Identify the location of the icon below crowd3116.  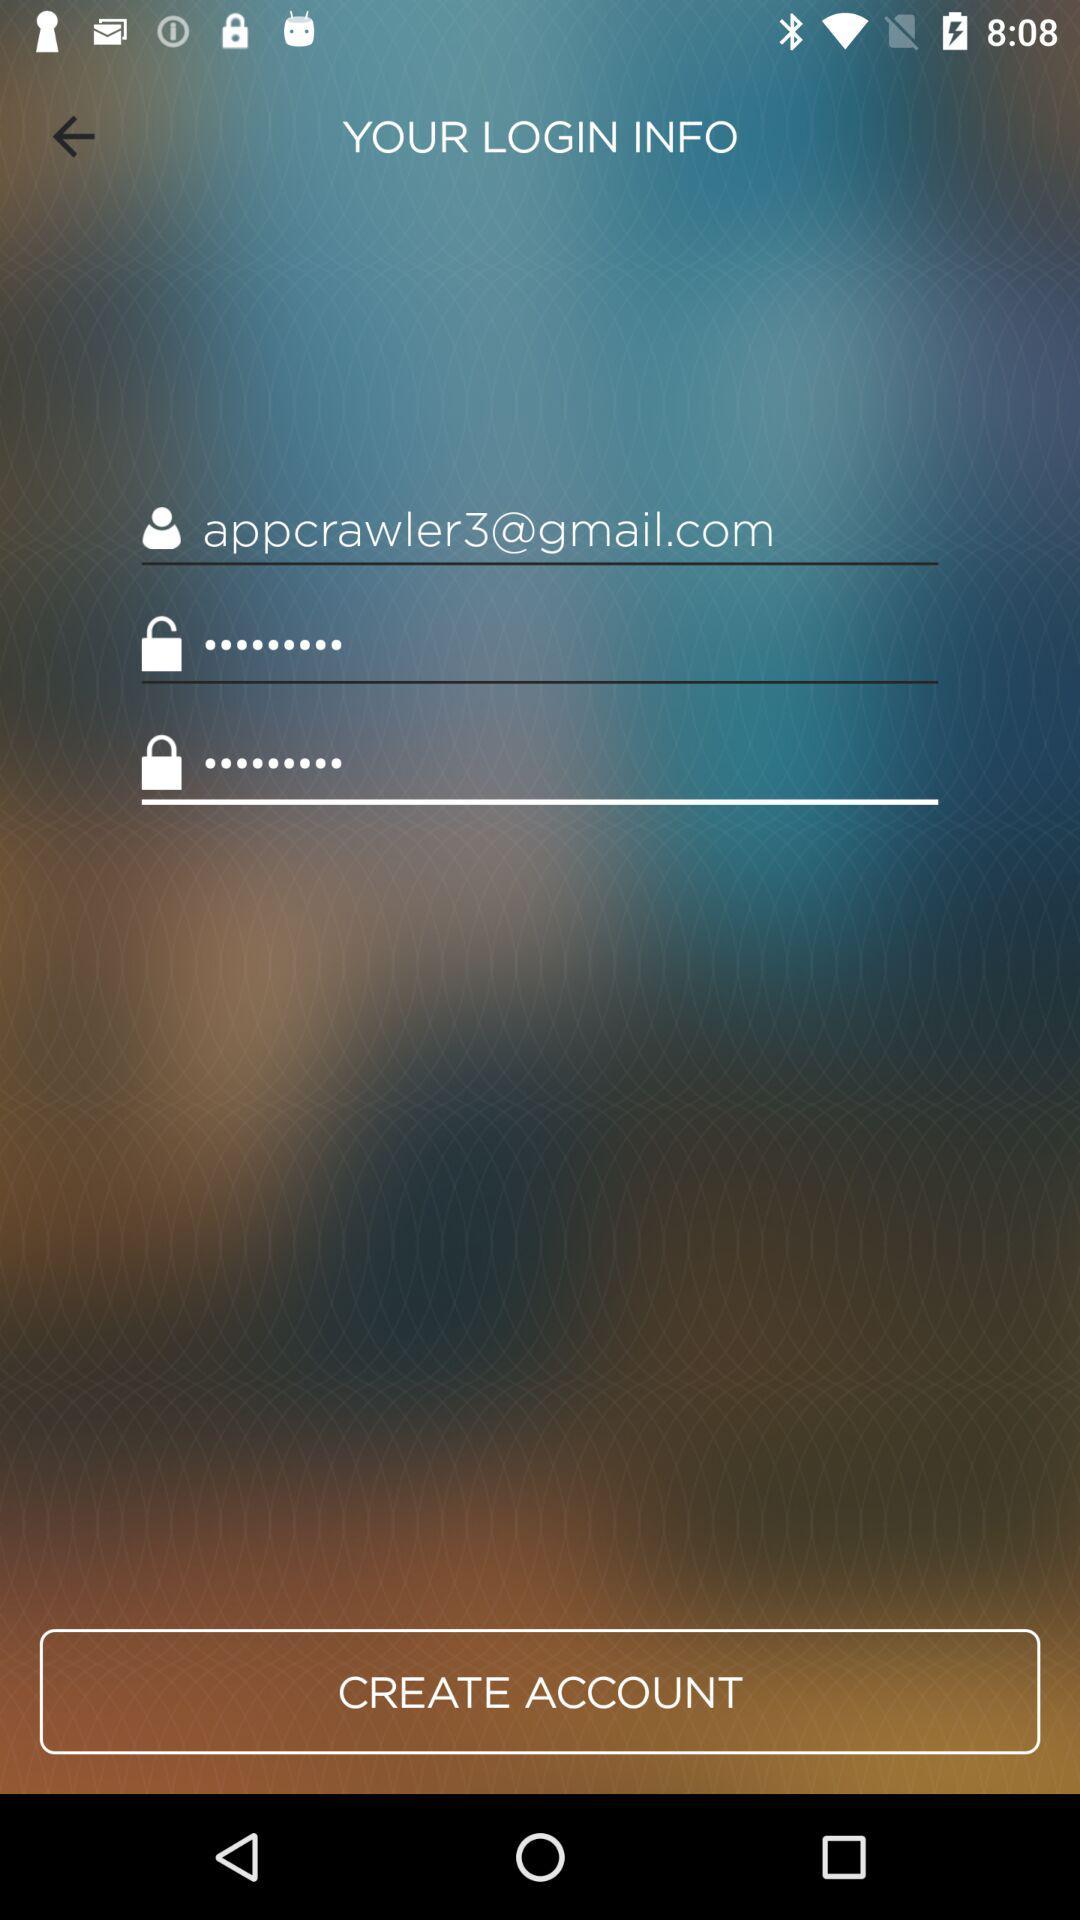
(540, 1690).